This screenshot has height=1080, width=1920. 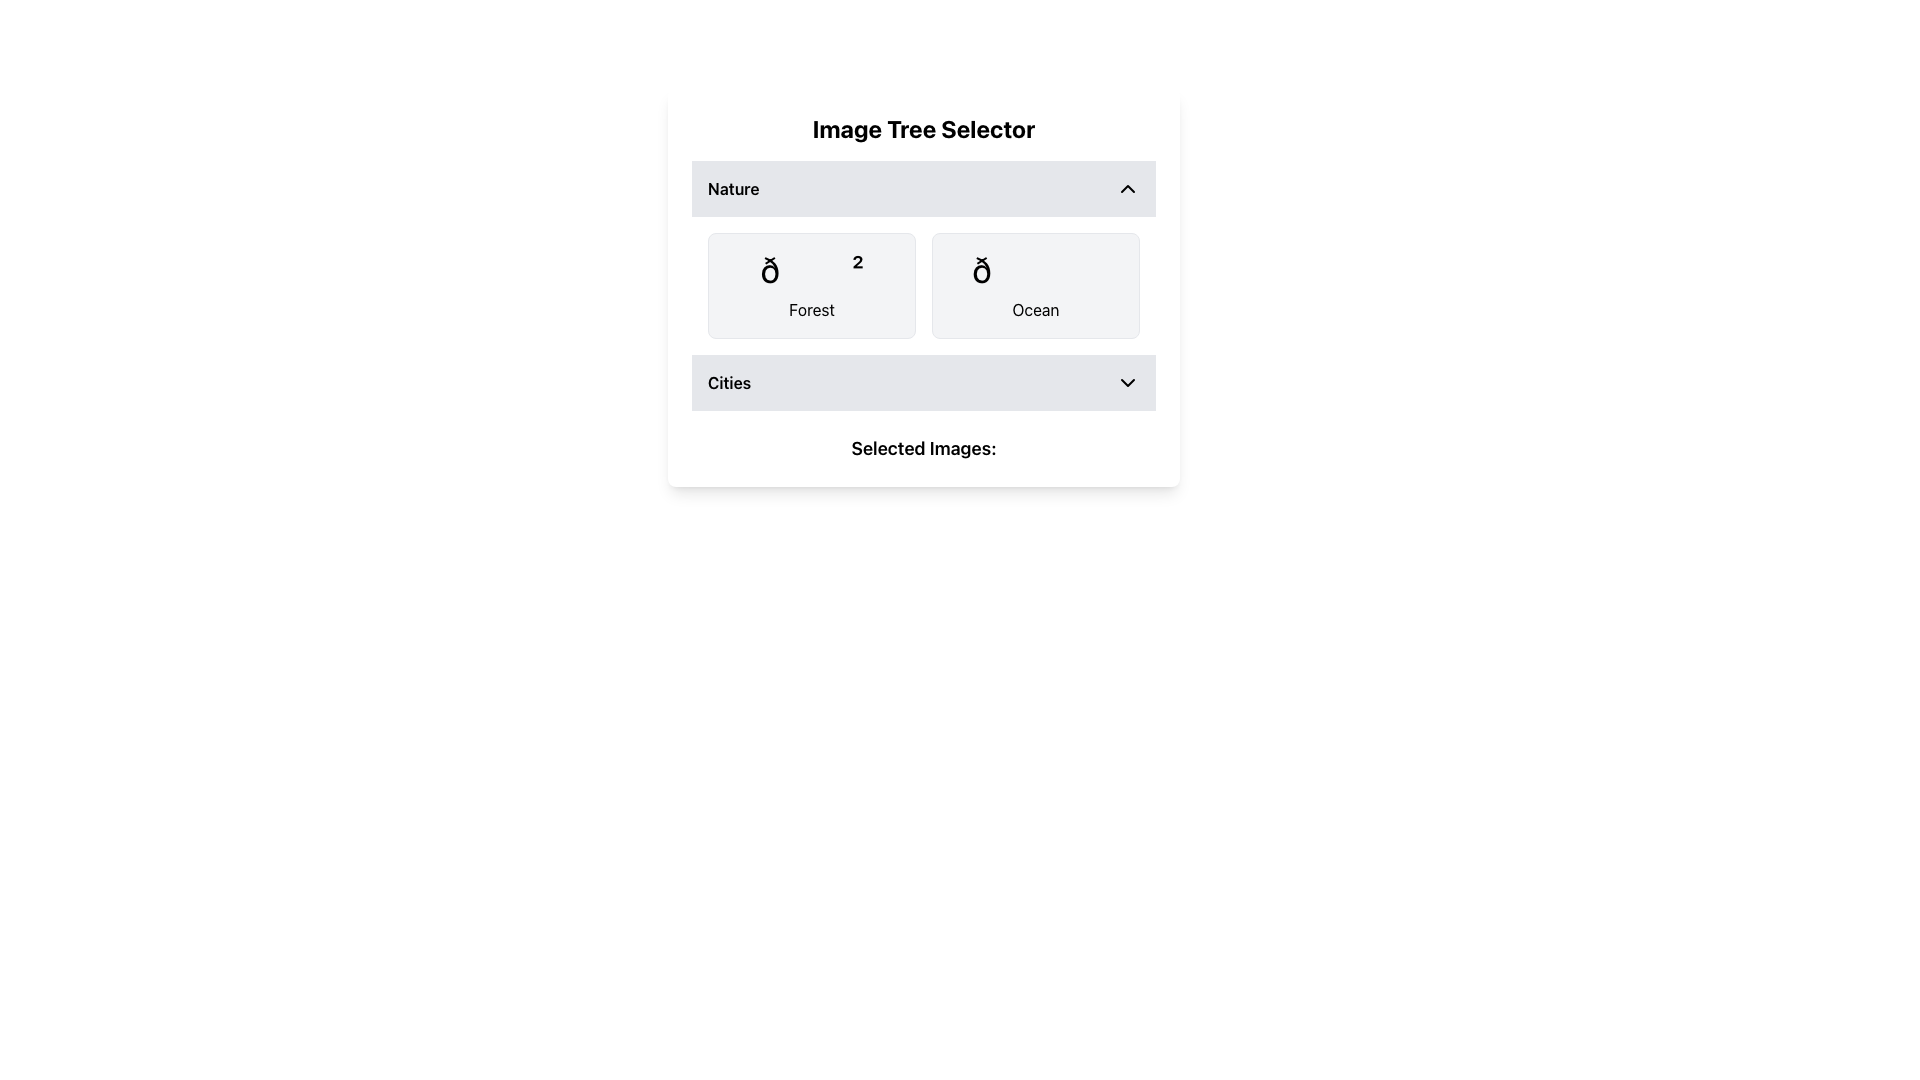 I want to click on the Dropdown Trigger for the category labeled 'Cities', which is located in the bottom row of the 'Nature' group, so click(x=923, y=382).